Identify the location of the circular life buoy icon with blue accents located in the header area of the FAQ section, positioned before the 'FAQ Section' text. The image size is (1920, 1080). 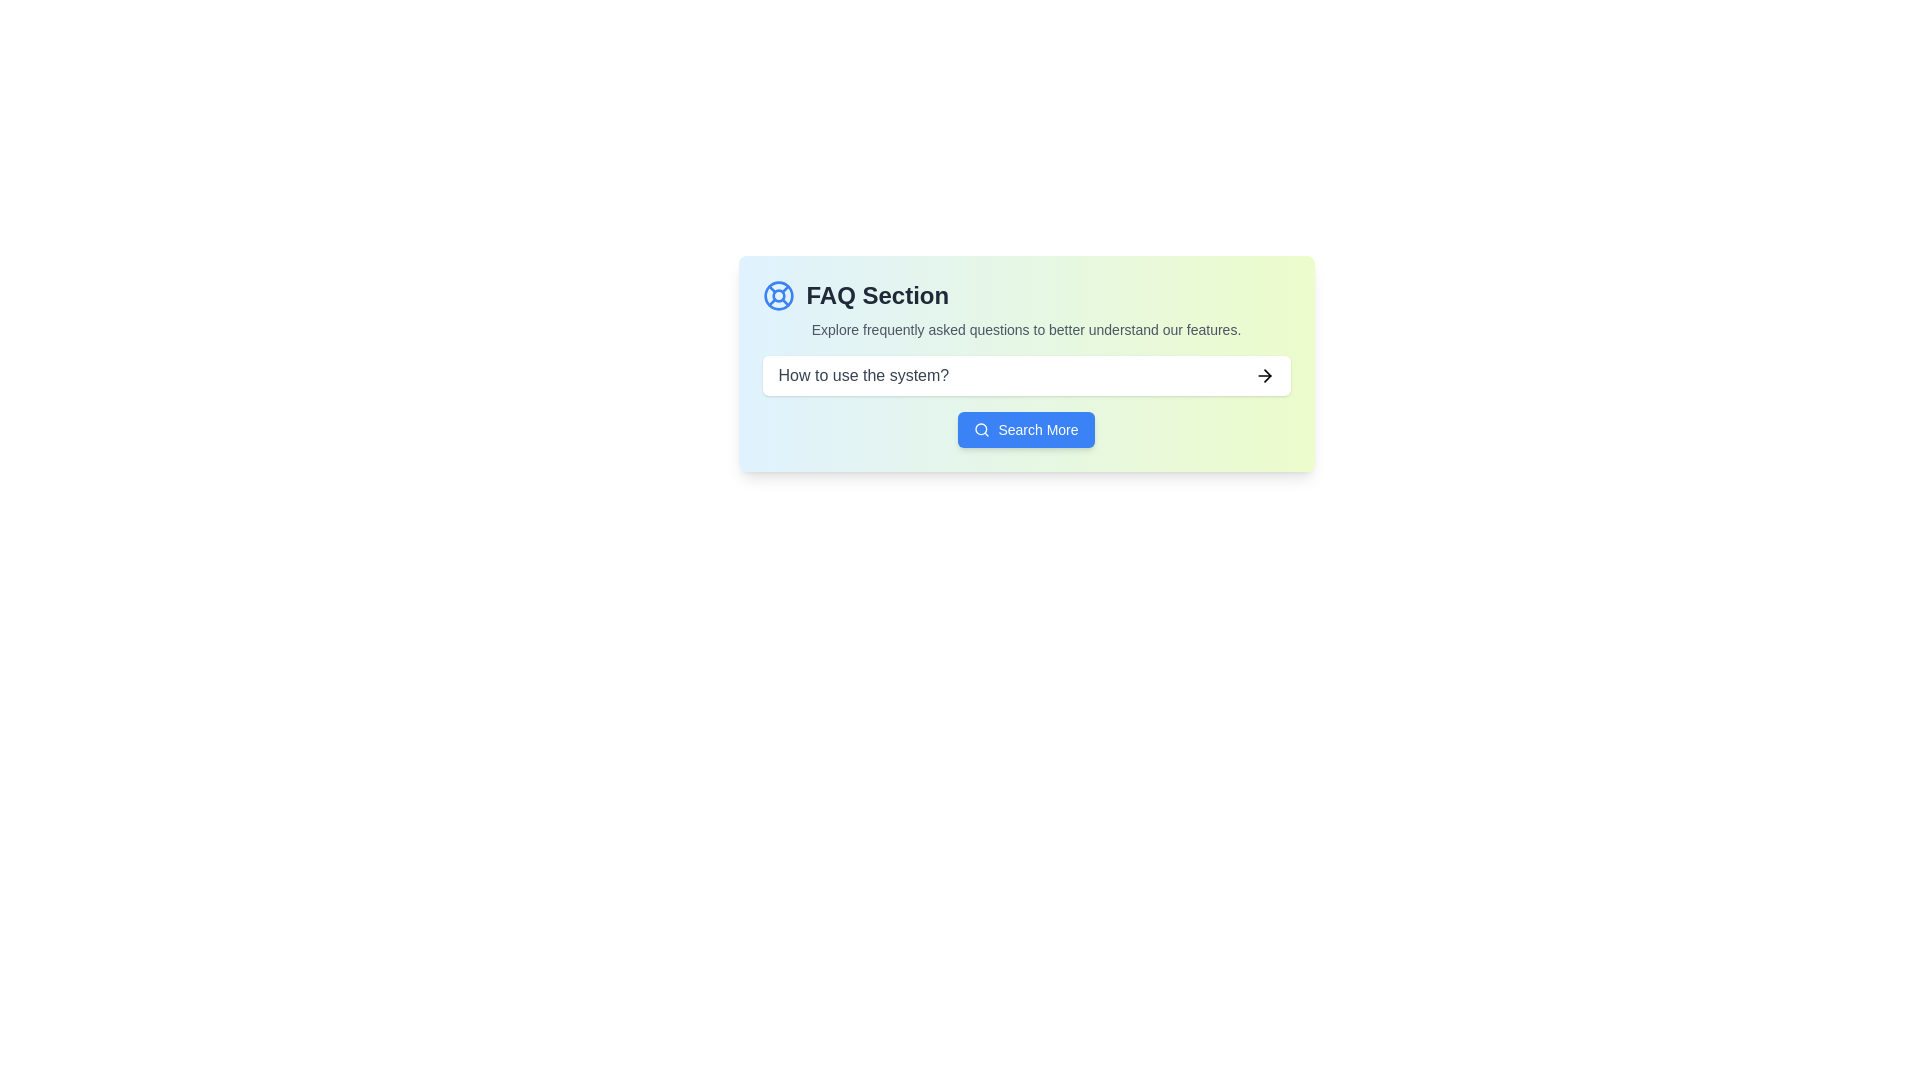
(777, 296).